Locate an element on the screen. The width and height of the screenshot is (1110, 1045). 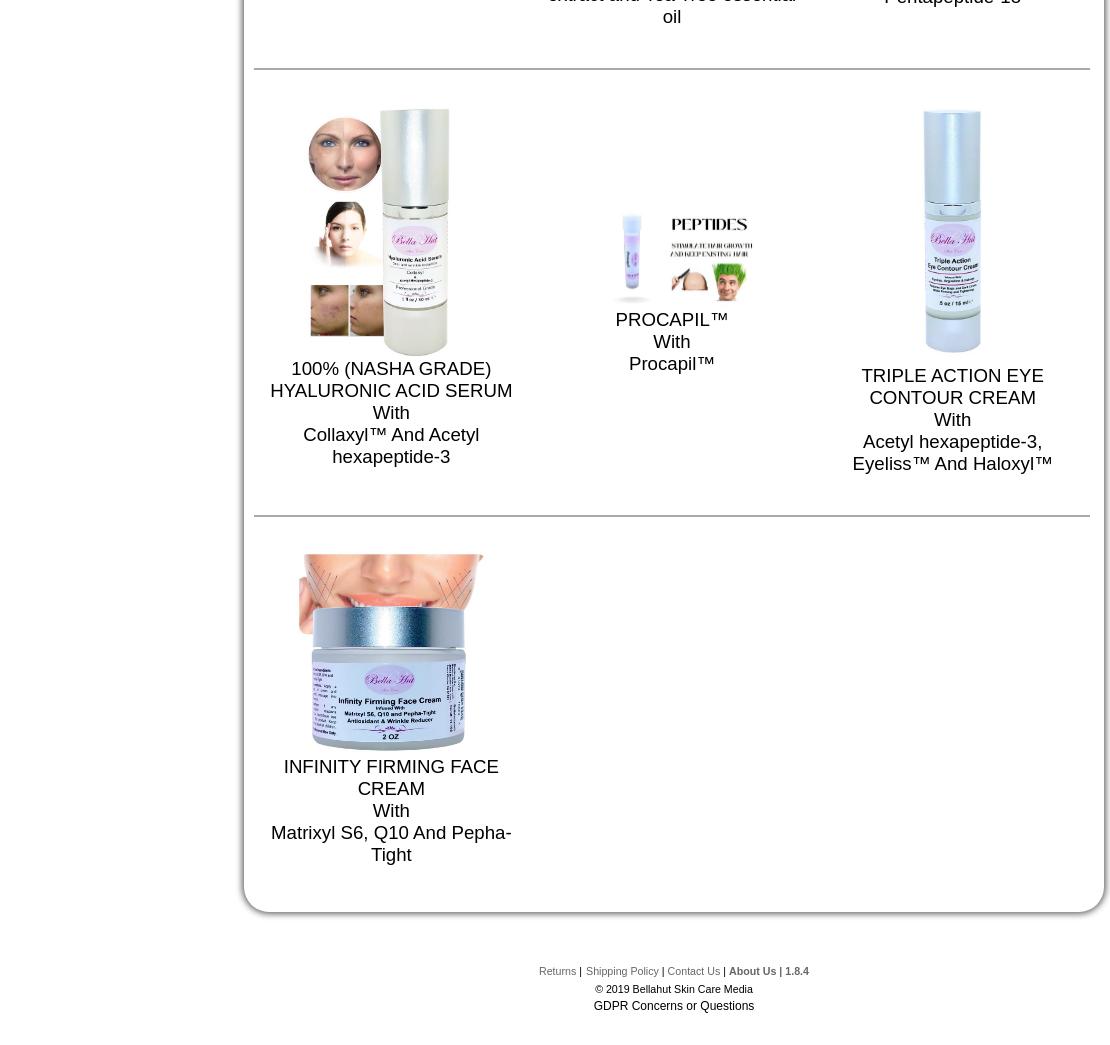
'HYALURONIC ACID AND COLLAGEN - RUBBERIZING MASK POWDER' is located at coordinates (792, 473).